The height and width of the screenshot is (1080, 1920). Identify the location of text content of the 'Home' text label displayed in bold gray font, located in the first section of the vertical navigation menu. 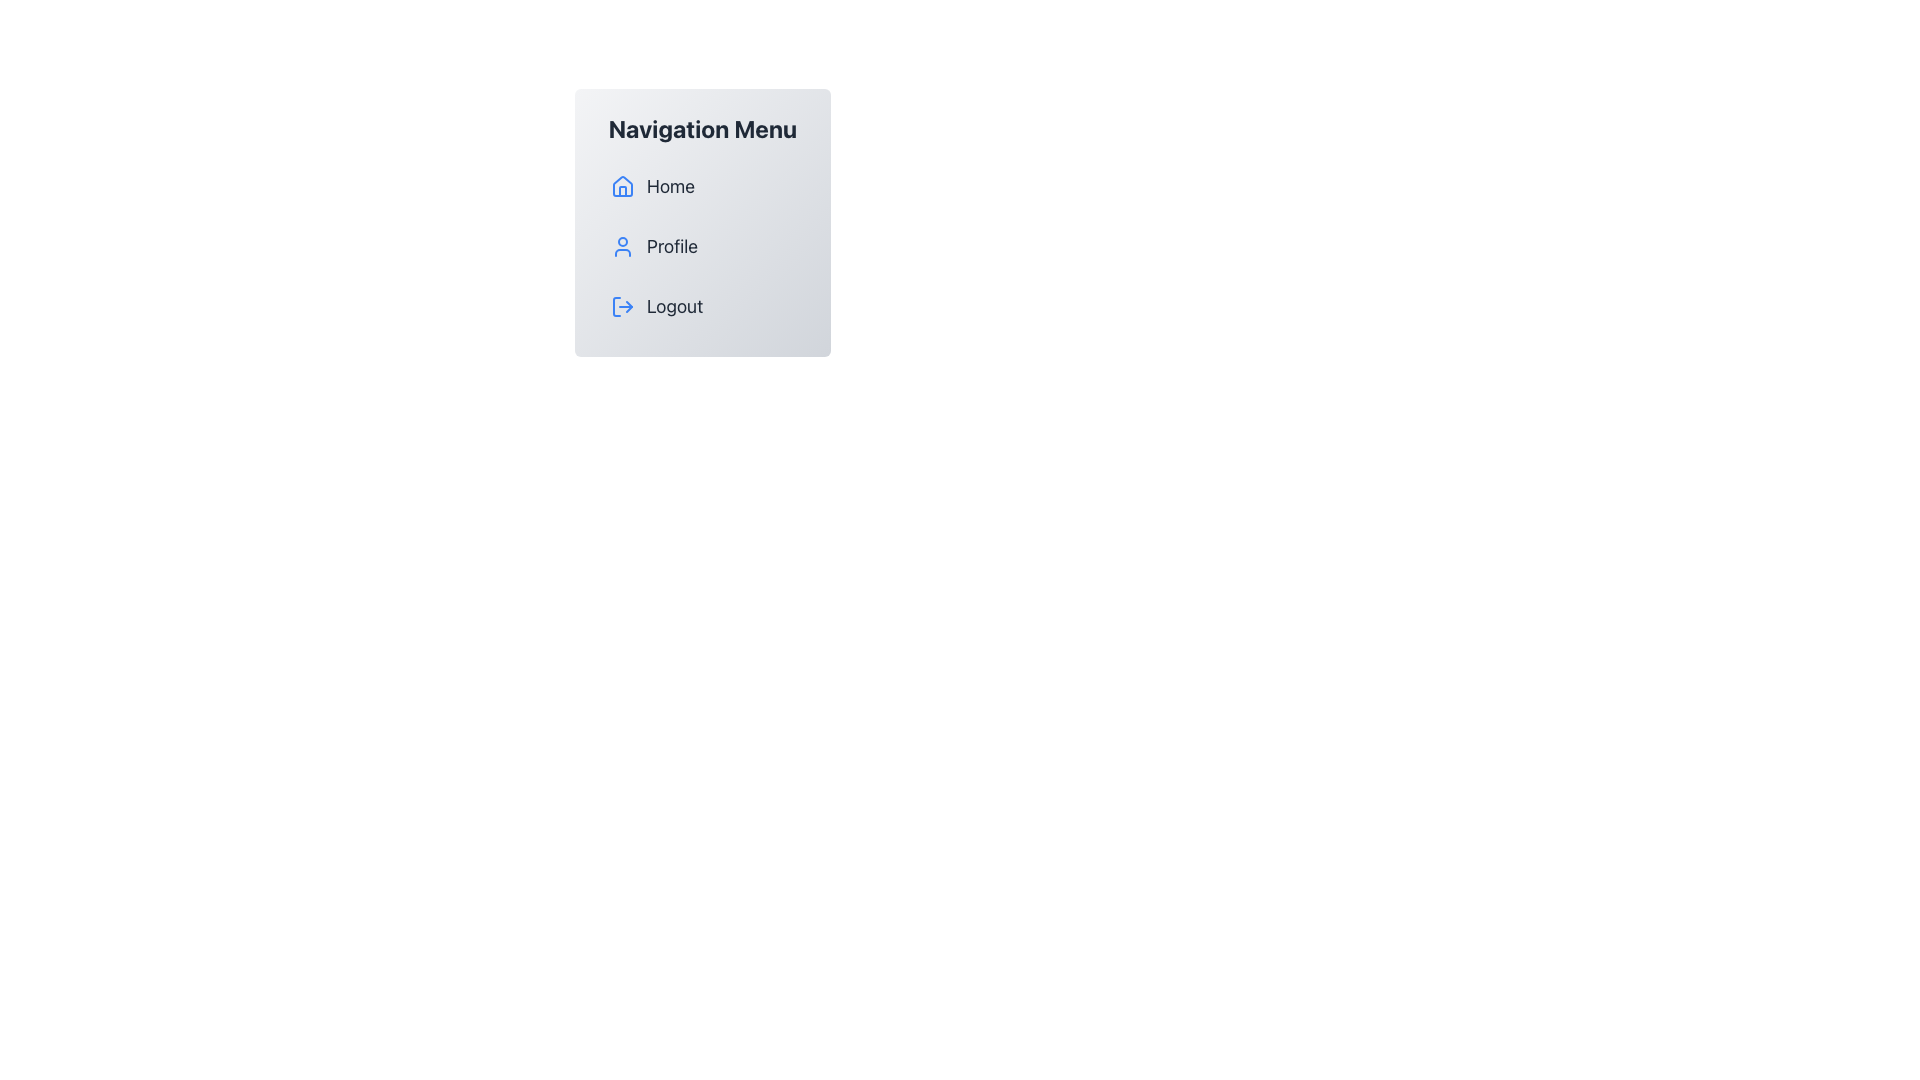
(671, 186).